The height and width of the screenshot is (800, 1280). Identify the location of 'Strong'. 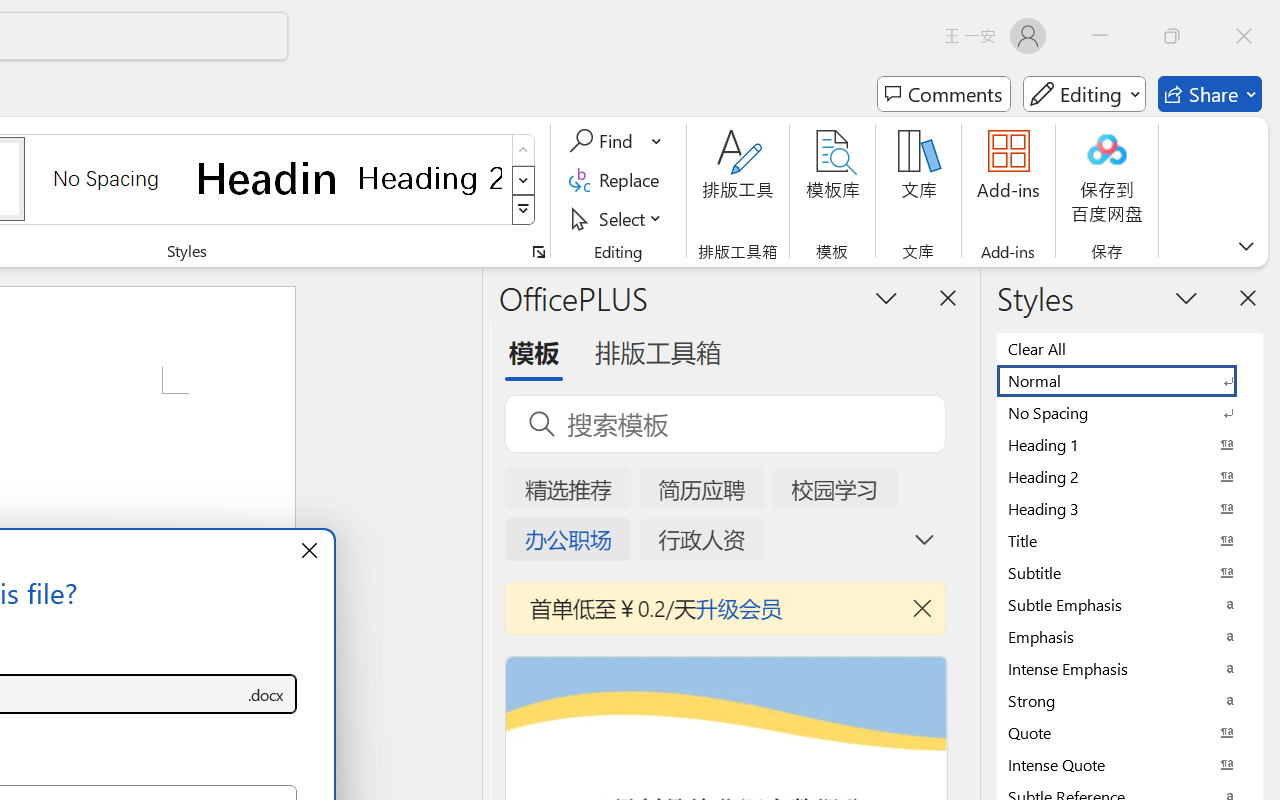
(1130, 700).